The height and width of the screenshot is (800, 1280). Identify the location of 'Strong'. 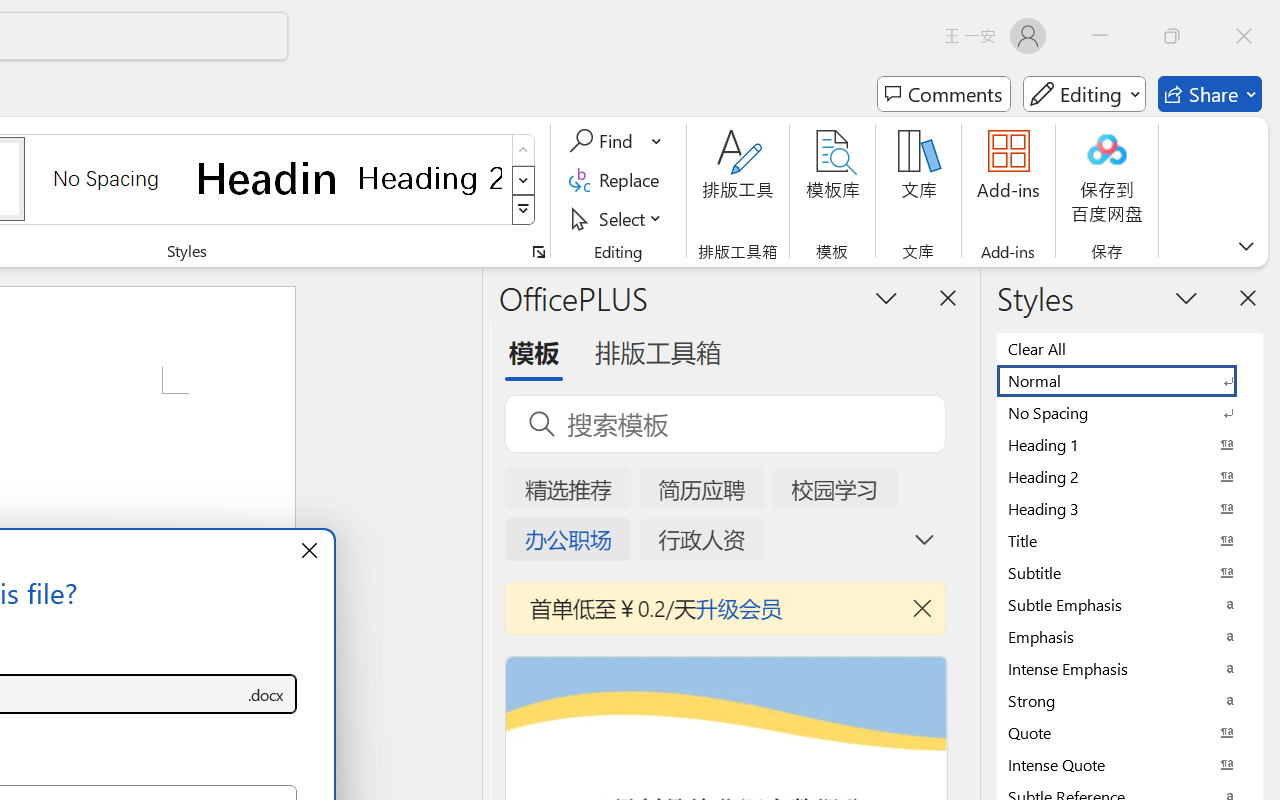
(1130, 700).